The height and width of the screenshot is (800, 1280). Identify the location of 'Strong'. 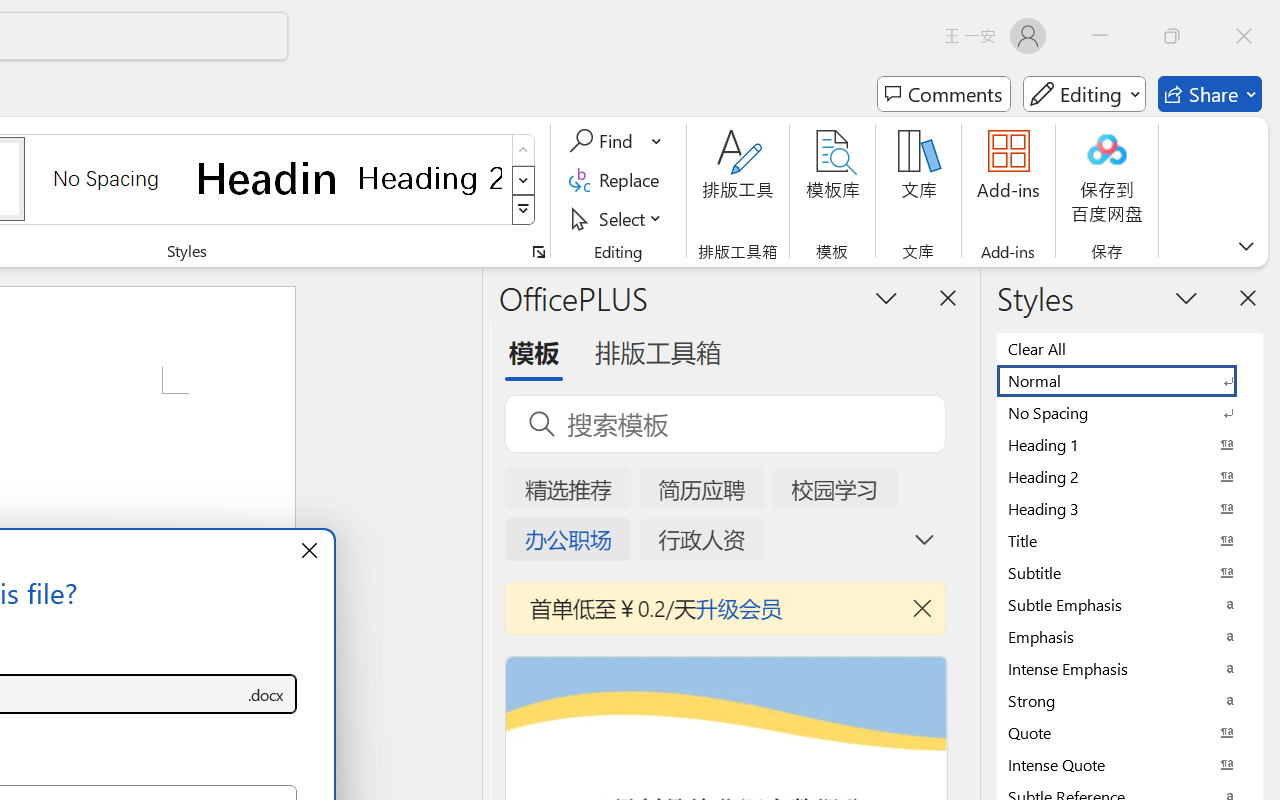
(1130, 700).